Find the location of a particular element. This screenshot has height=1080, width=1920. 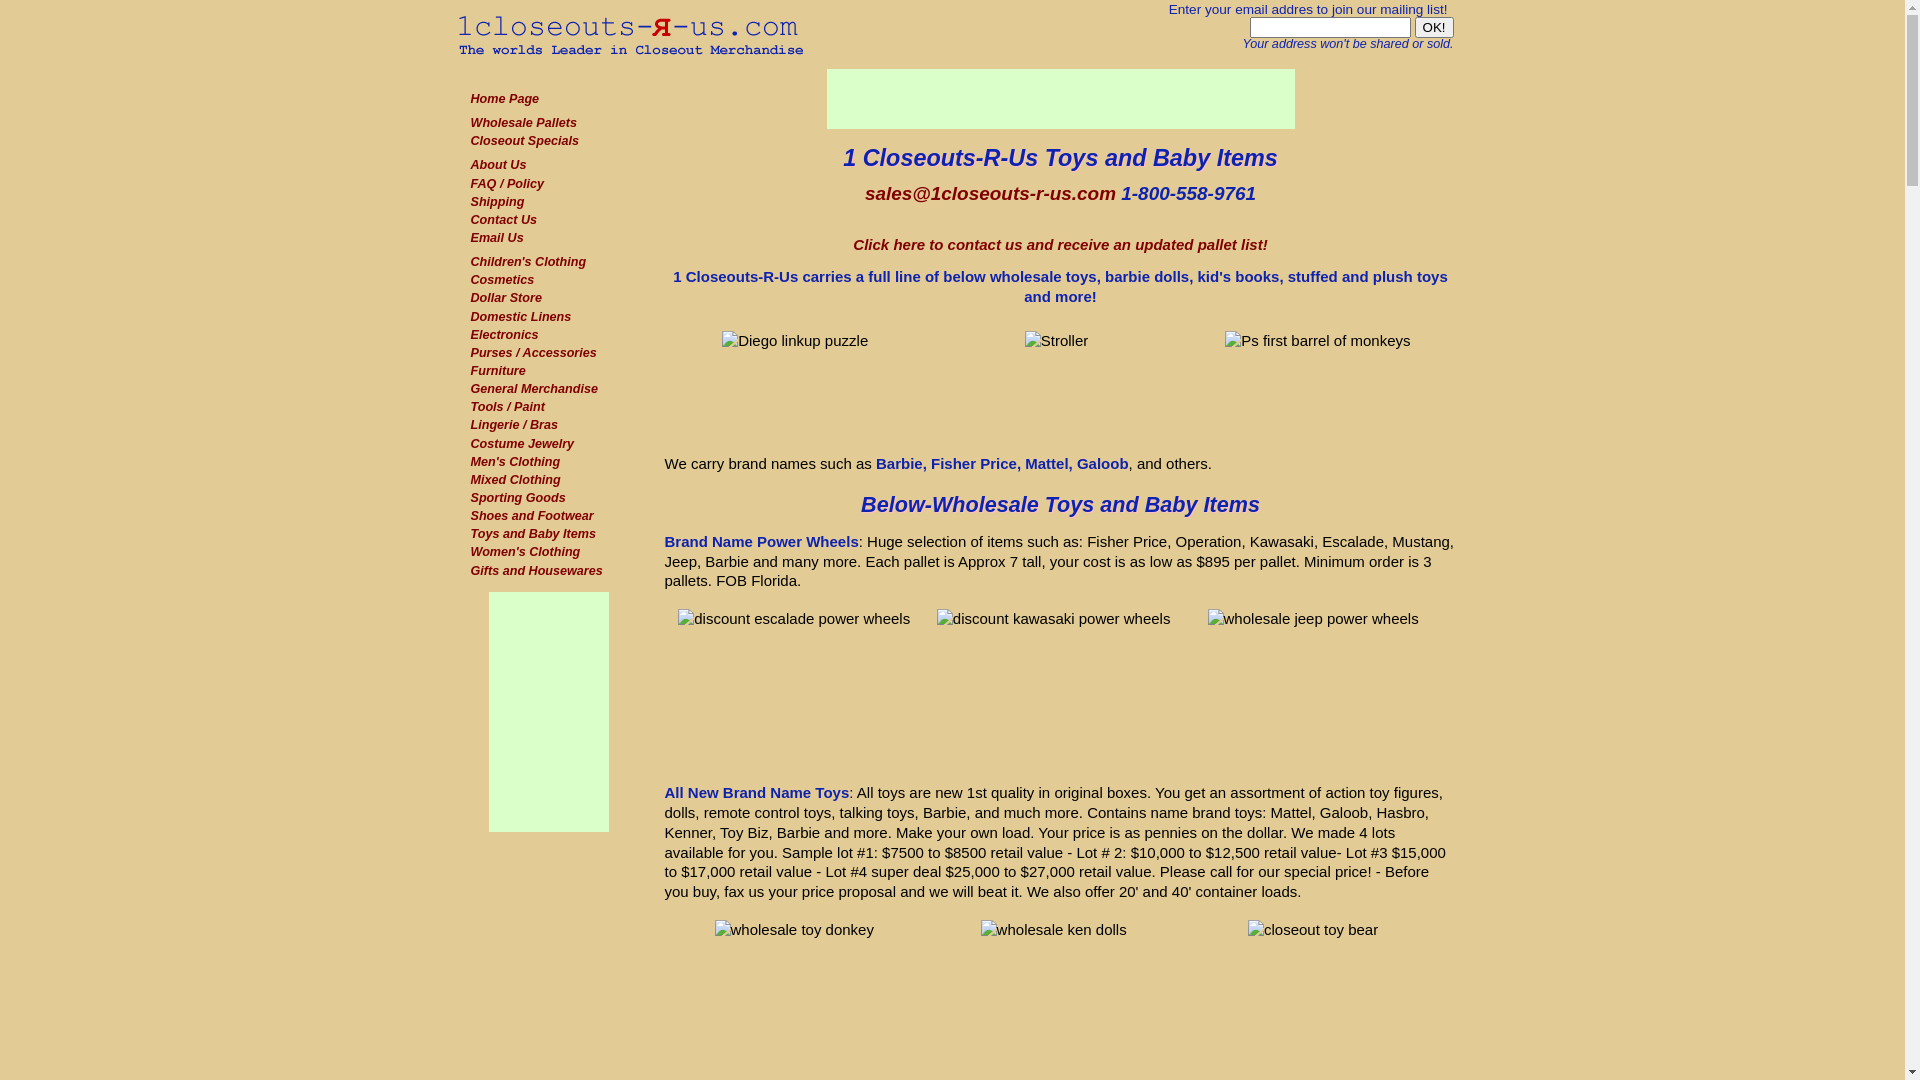

'Contact Us' is located at coordinates (469, 219).